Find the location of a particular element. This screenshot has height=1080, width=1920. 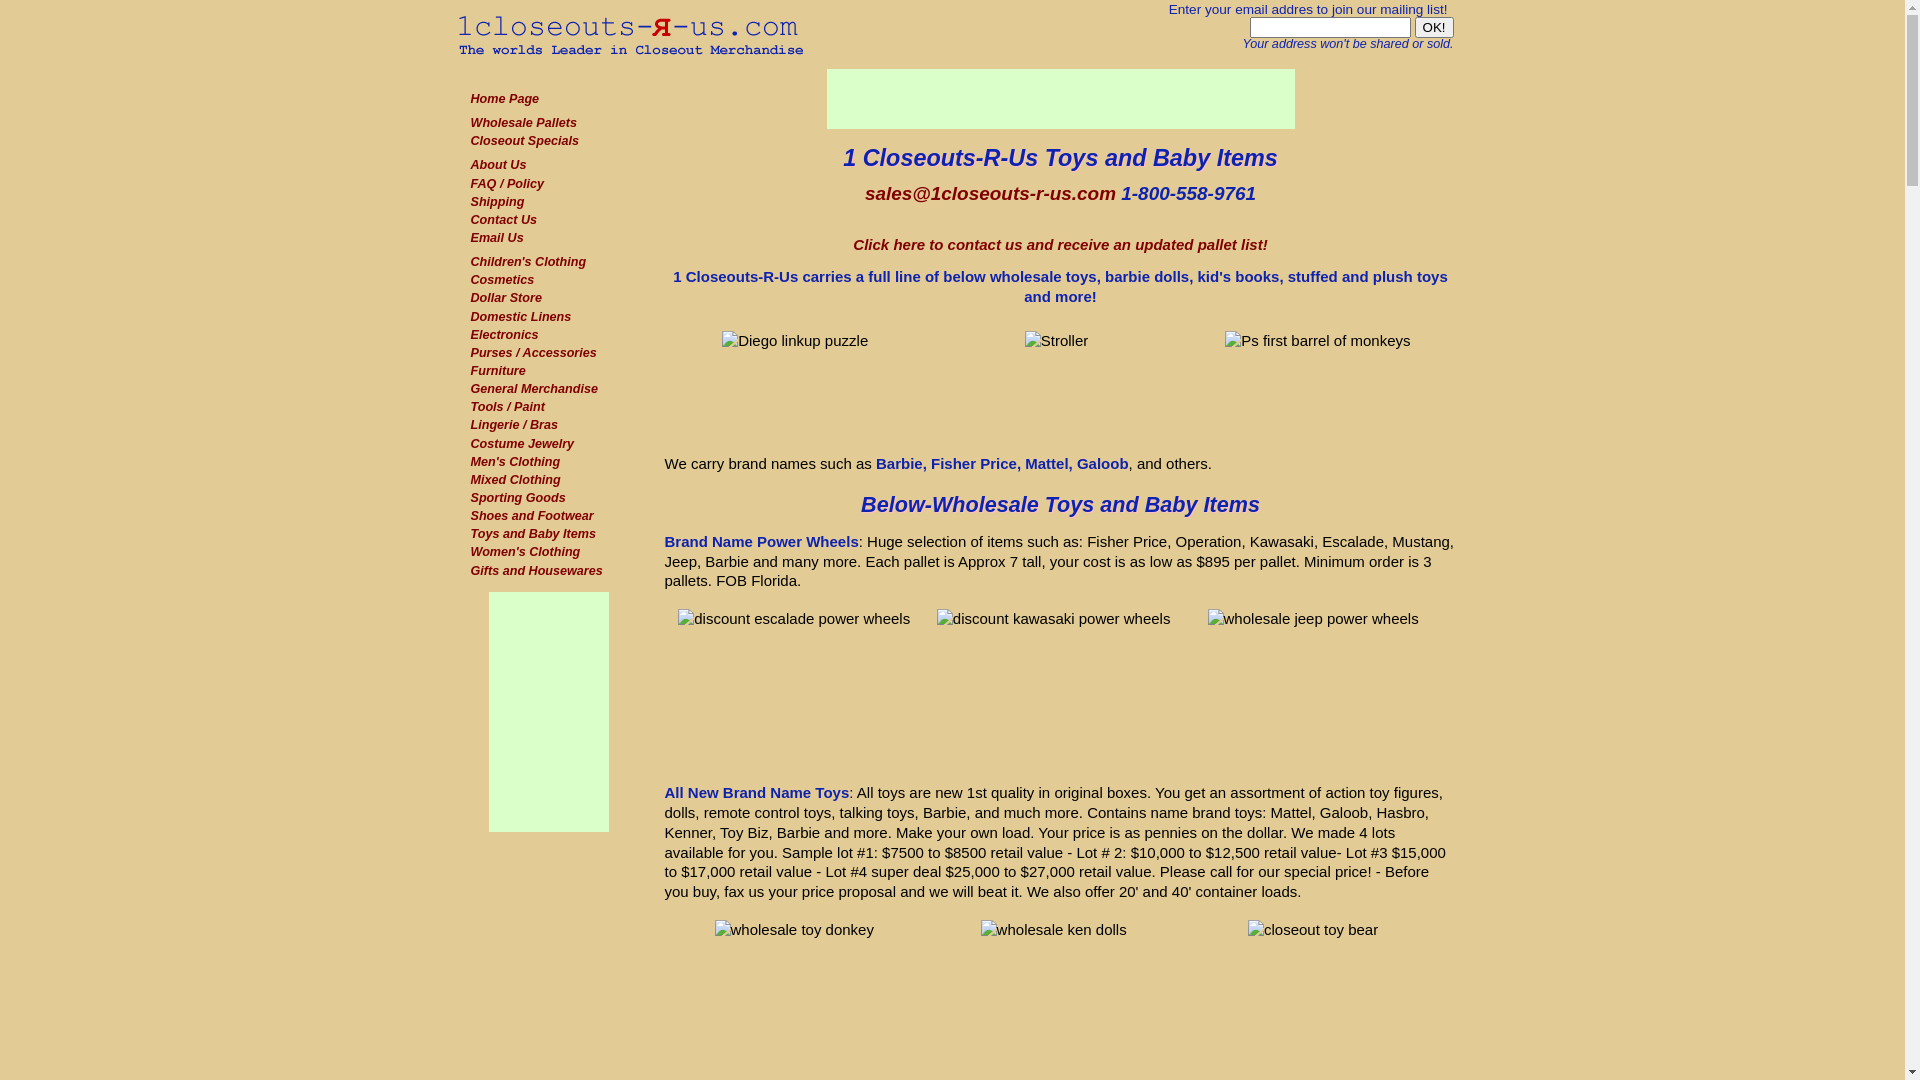

'Contact Us' is located at coordinates (469, 219).